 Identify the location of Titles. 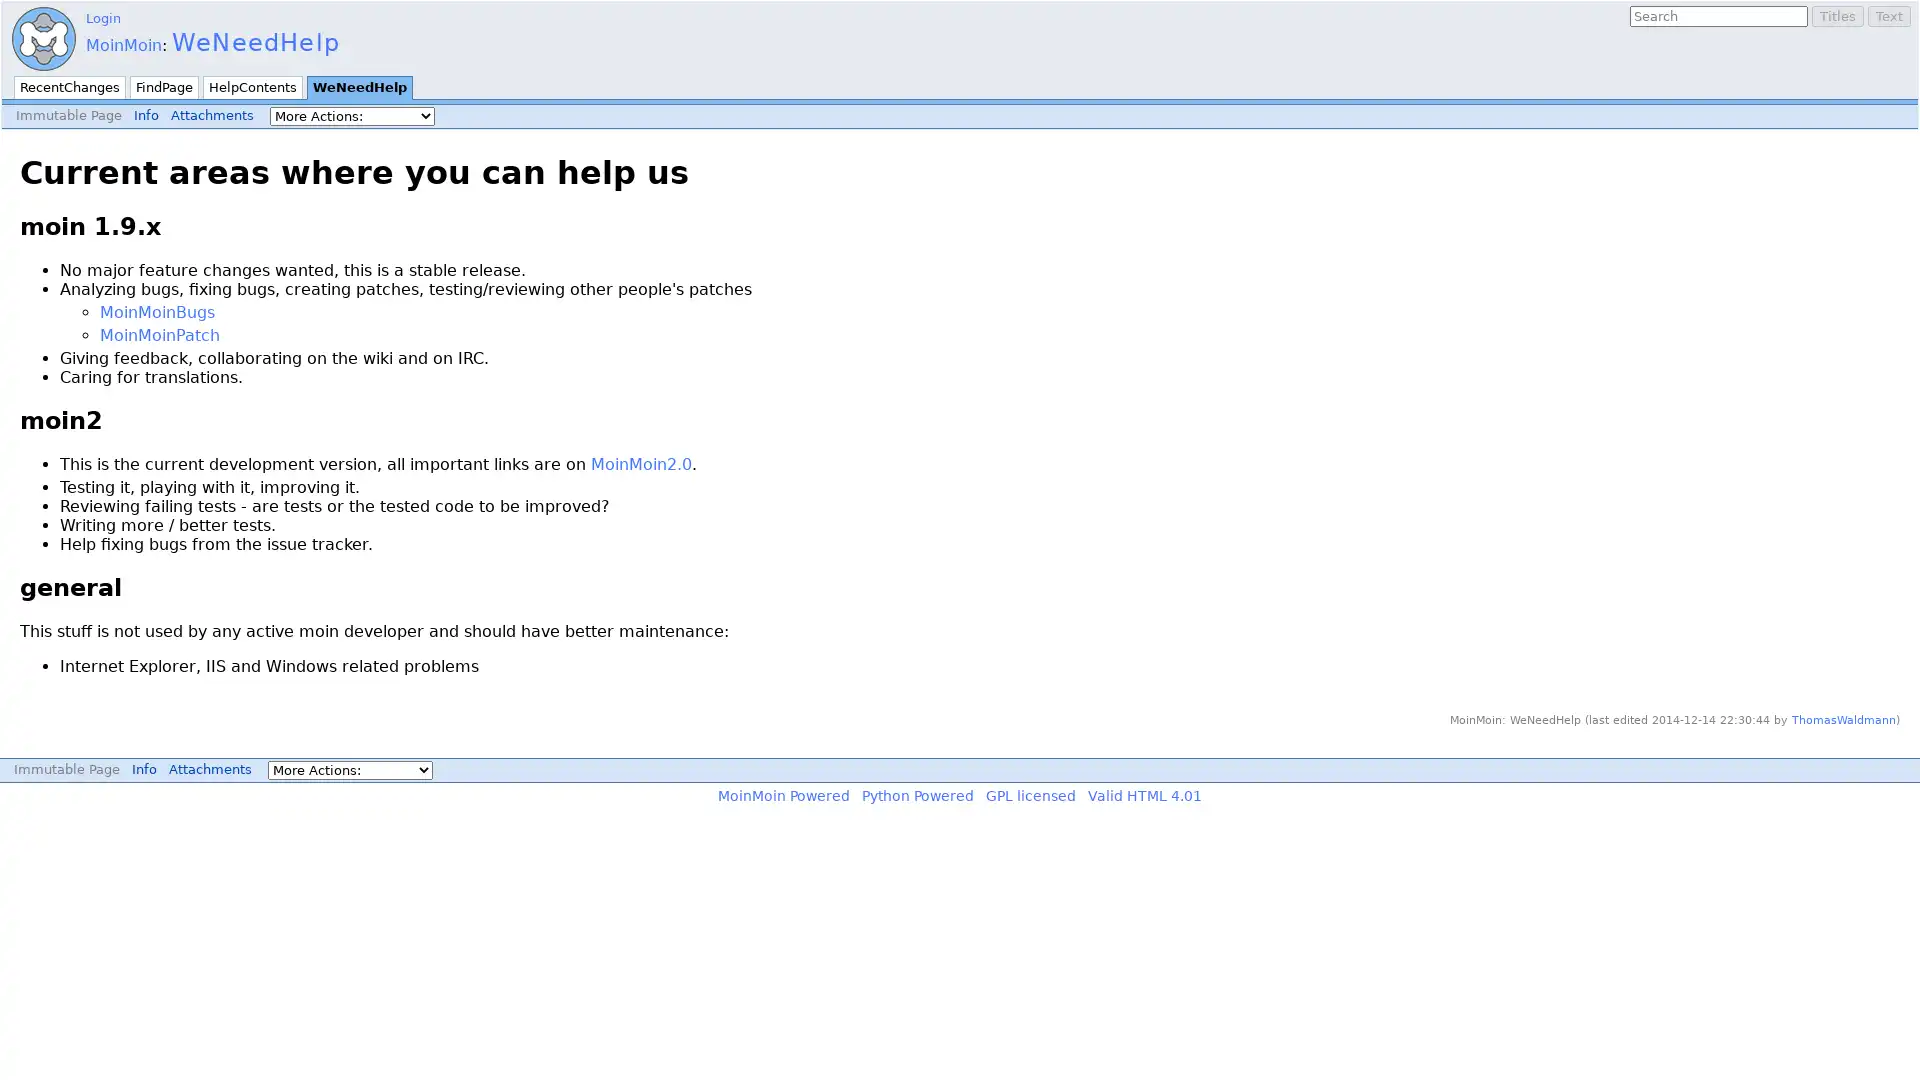
(1838, 16).